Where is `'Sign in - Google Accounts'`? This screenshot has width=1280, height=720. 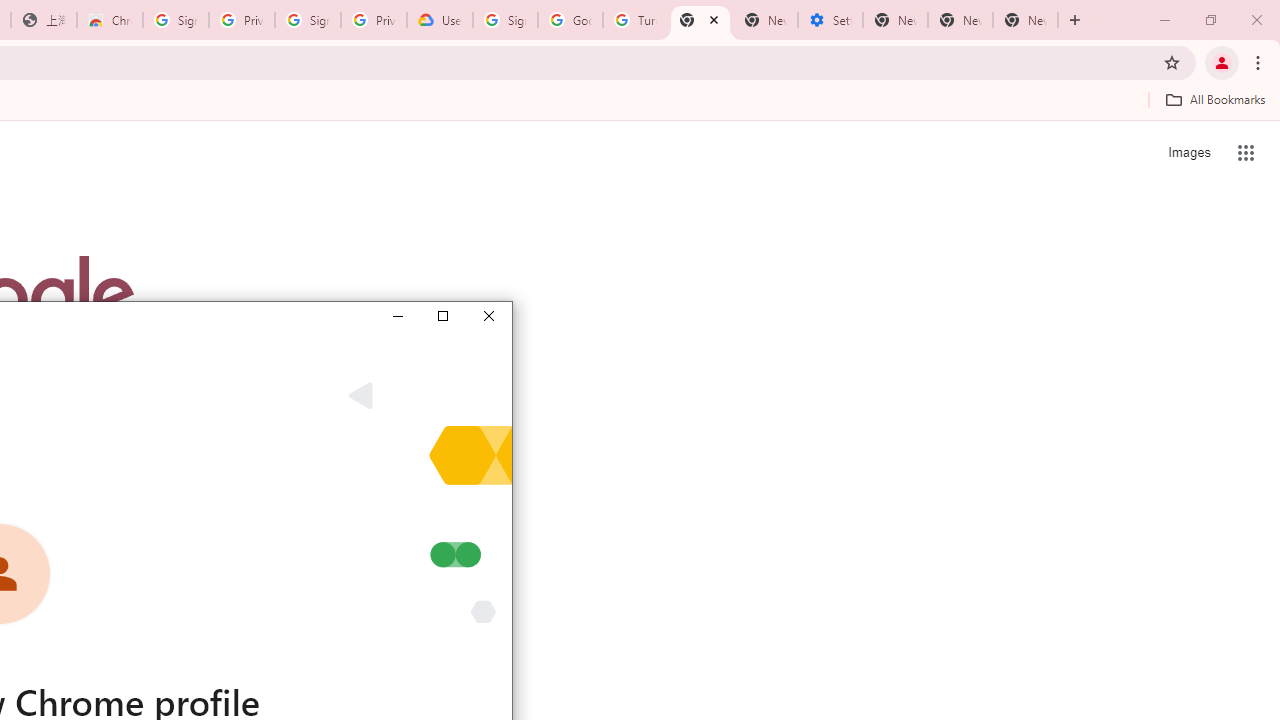
'Sign in - Google Accounts' is located at coordinates (176, 20).